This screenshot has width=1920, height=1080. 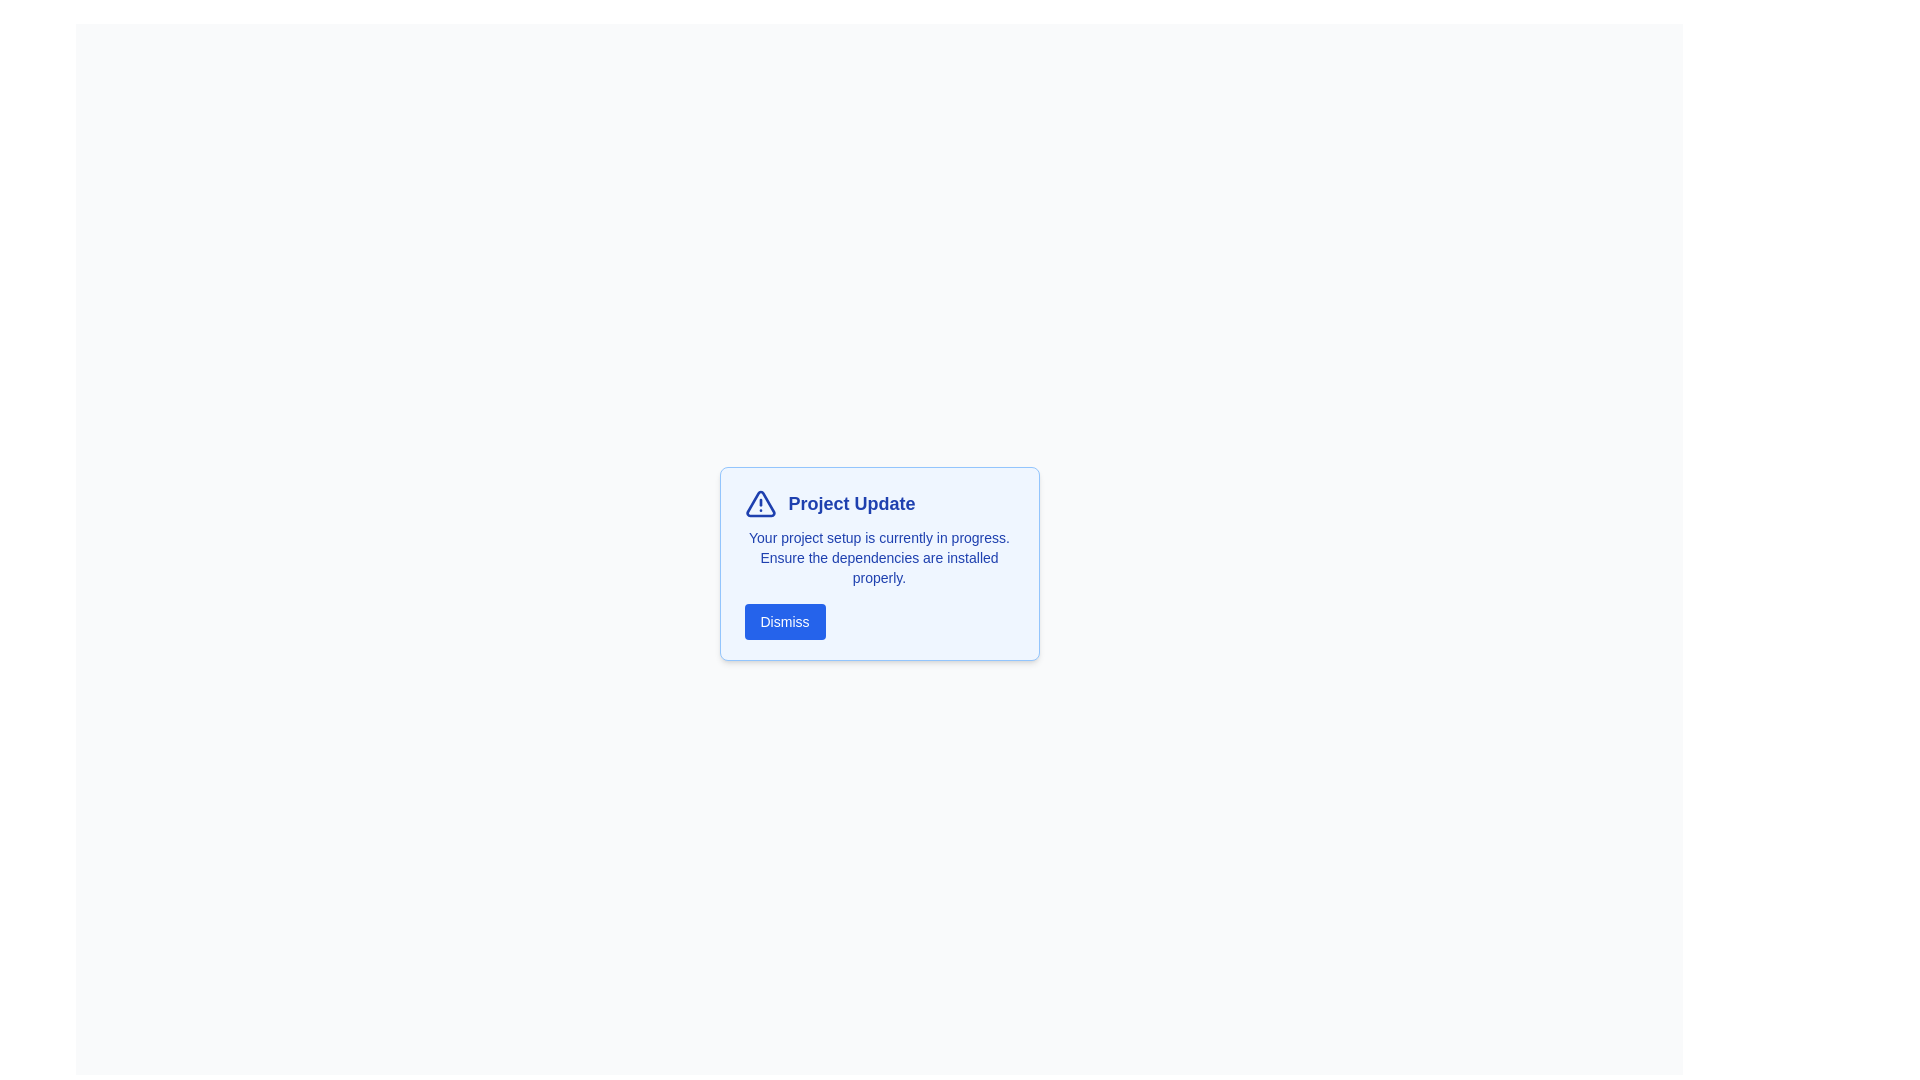 I want to click on 'Dismiss' button to close the alert, so click(x=784, y=620).